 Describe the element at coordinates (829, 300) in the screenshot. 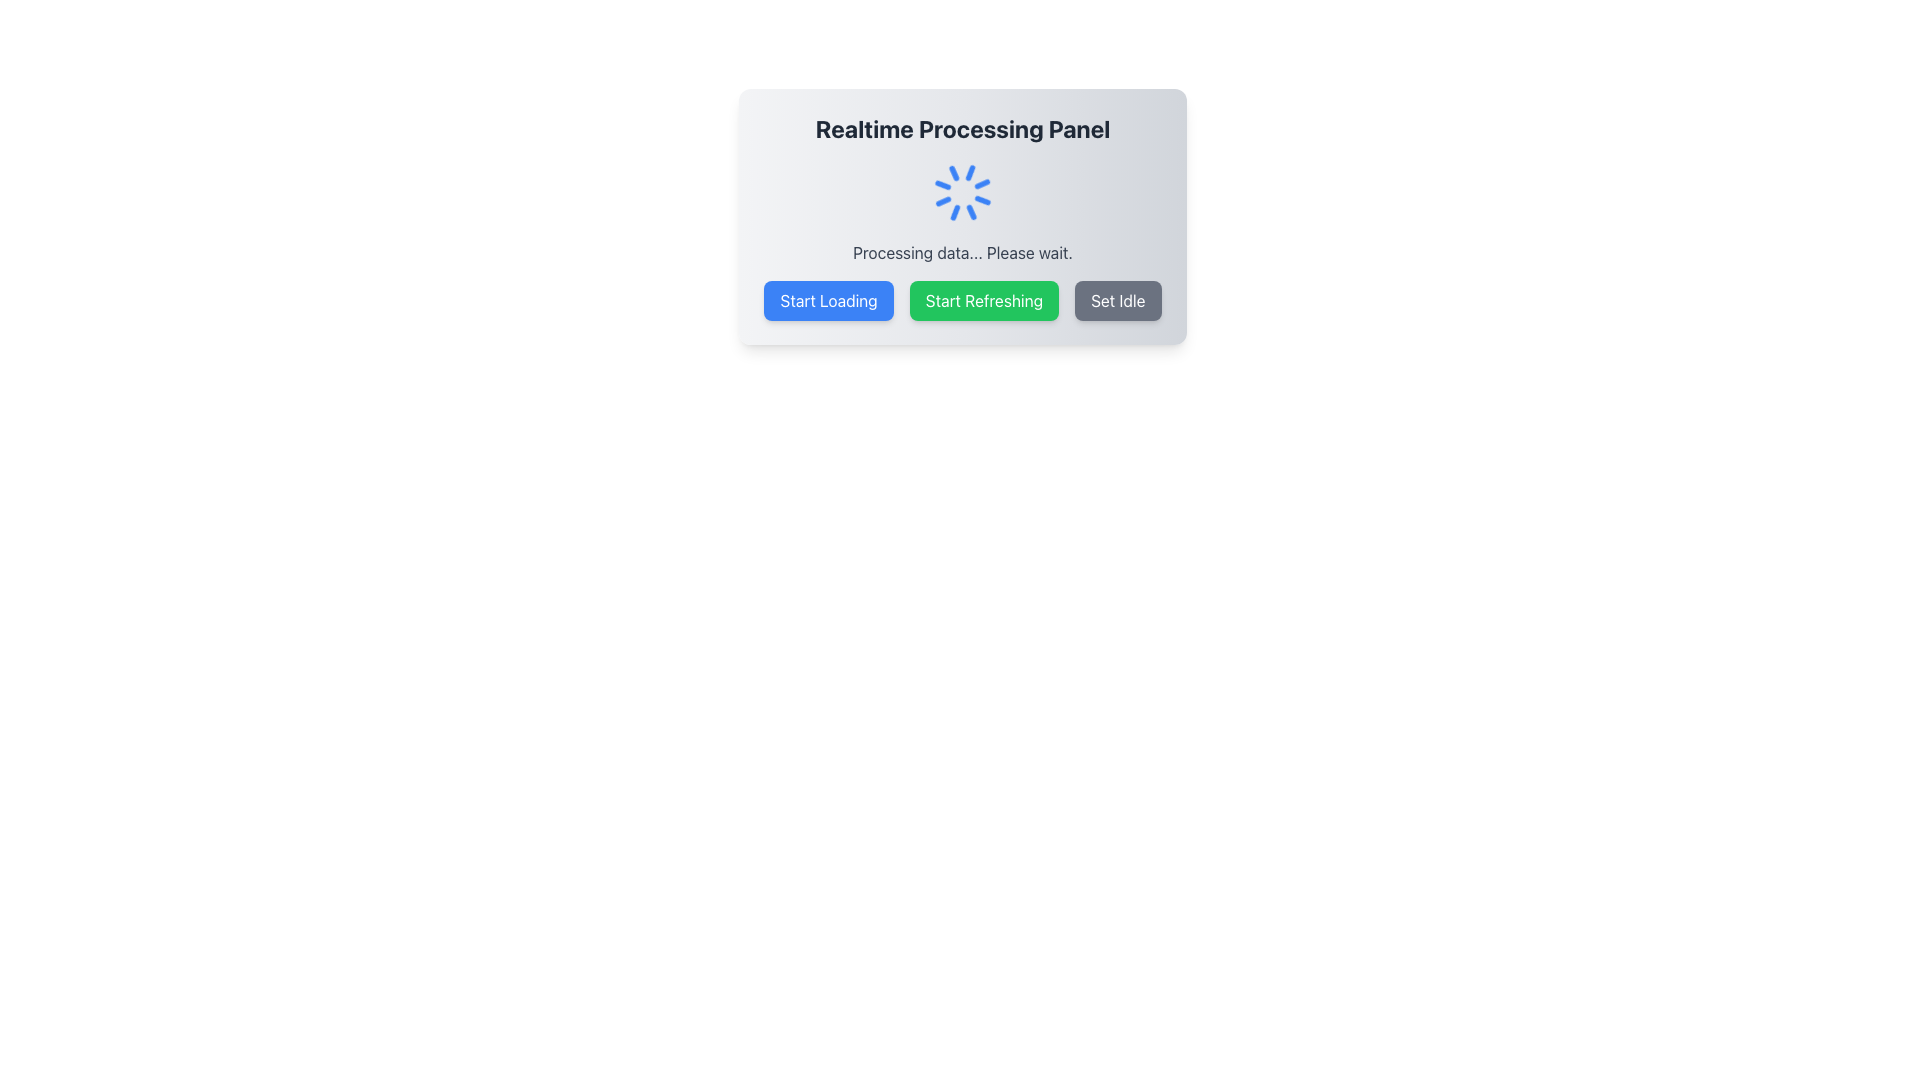

I see `the loading button, which is the first of three horizontally aligned buttons` at that location.